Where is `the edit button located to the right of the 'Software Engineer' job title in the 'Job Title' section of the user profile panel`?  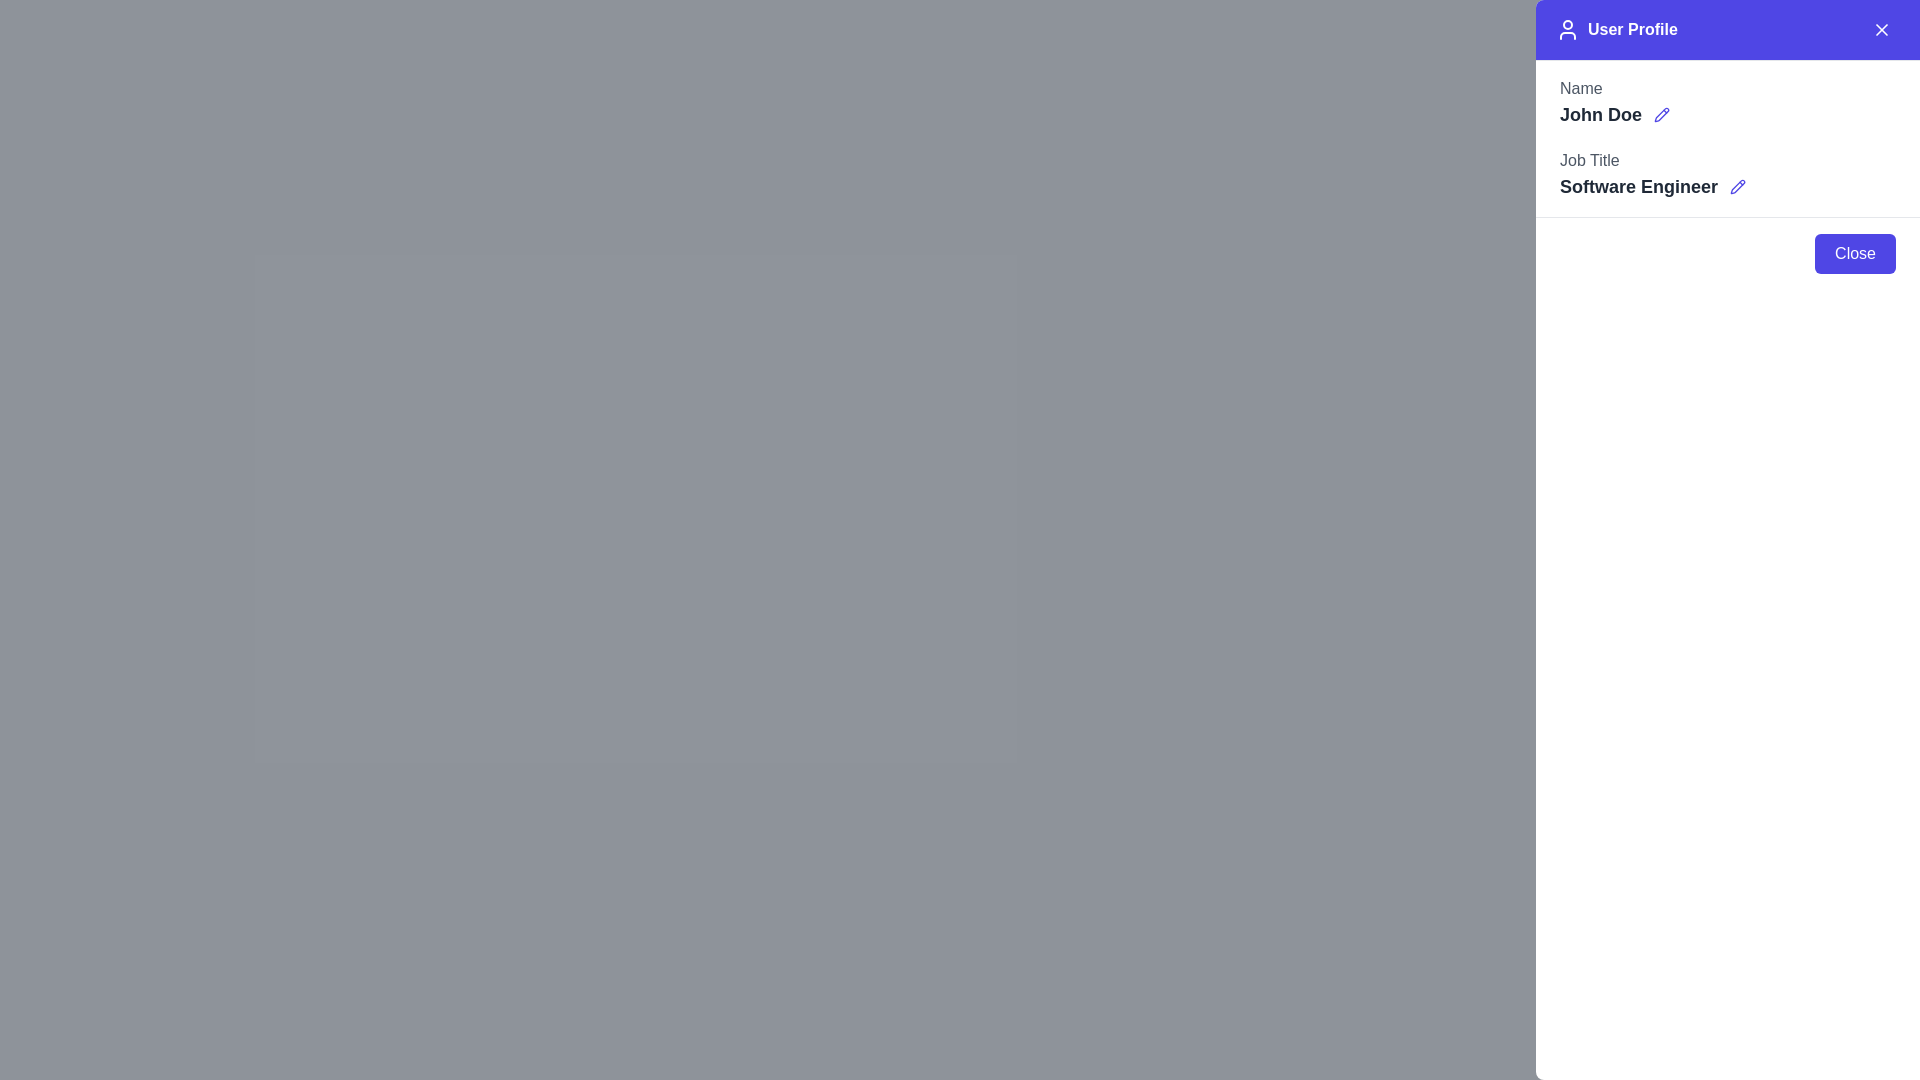 the edit button located to the right of the 'Software Engineer' job title in the 'Job Title' section of the user profile panel is located at coordinates (1736, 186).